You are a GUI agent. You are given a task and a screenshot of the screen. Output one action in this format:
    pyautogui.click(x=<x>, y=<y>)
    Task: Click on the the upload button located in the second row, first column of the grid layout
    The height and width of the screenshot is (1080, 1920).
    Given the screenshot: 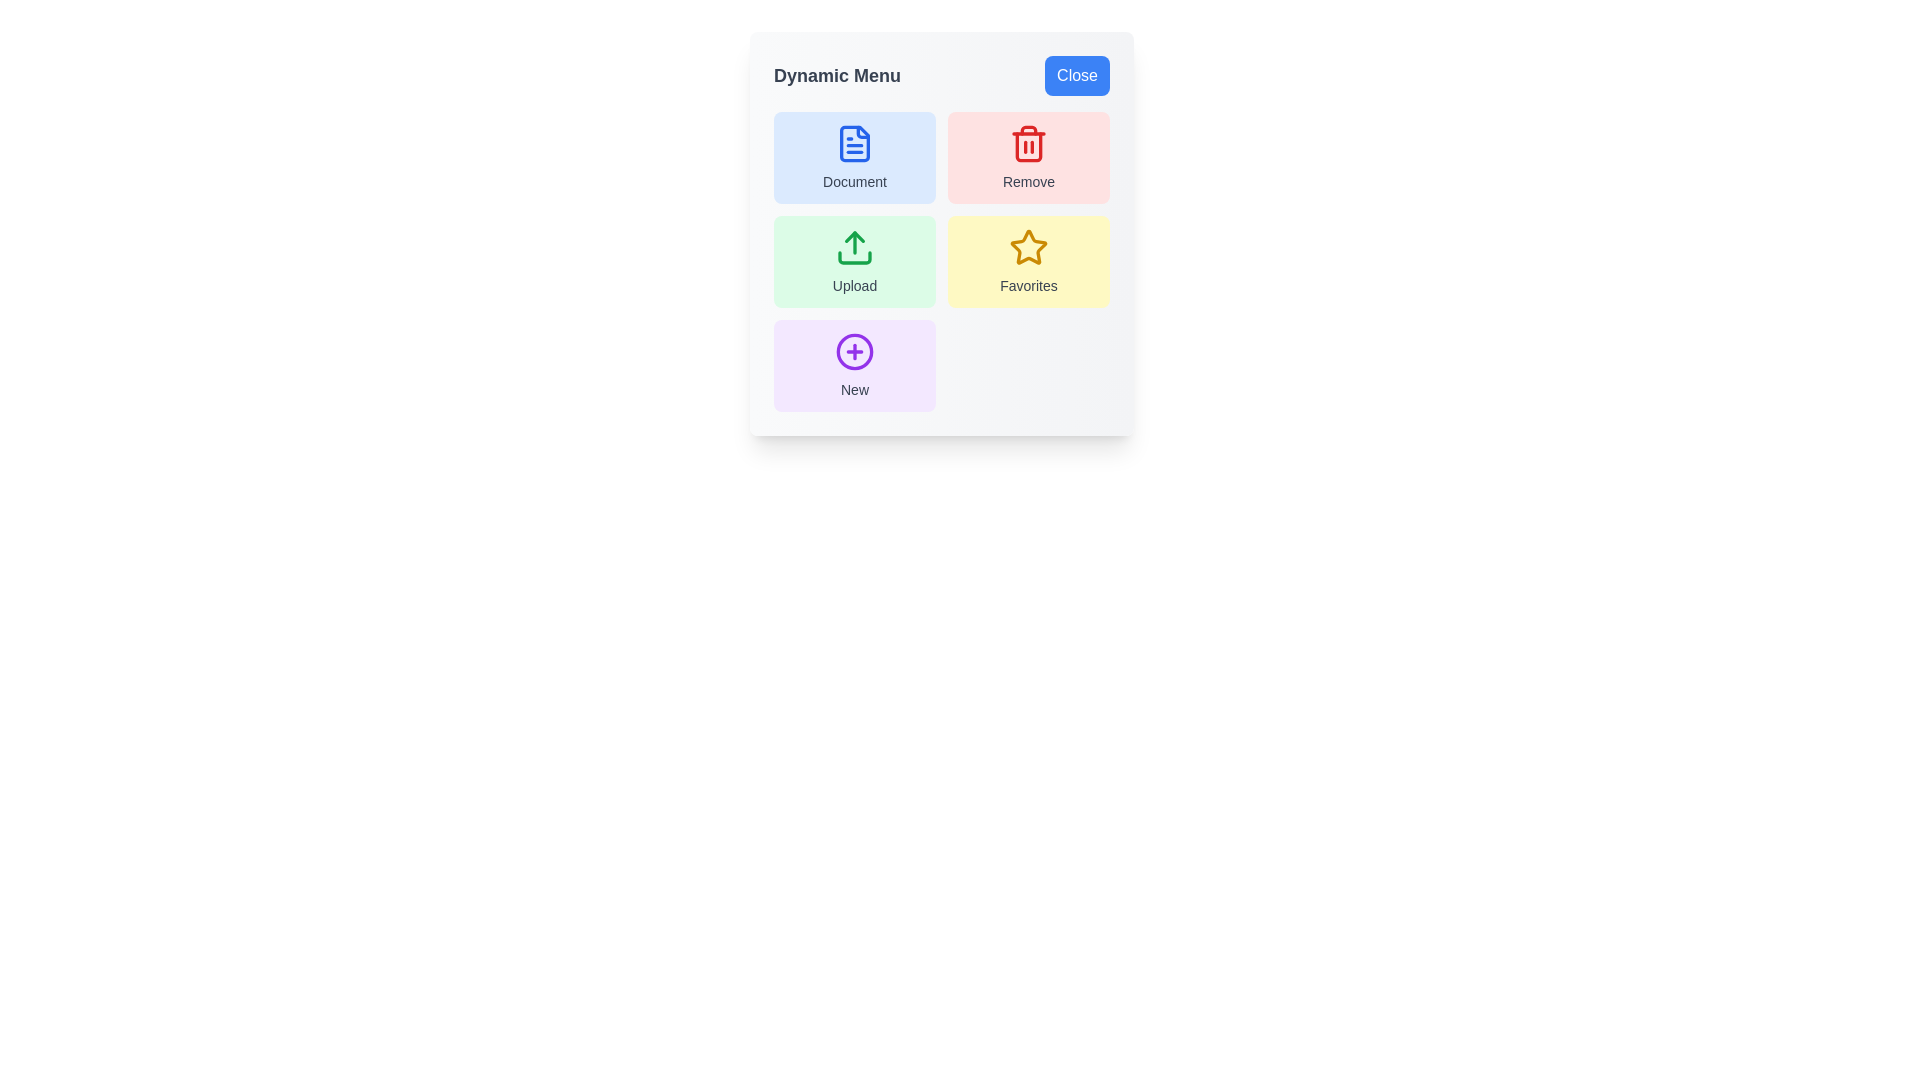 What is the action you would take?
    pyautogui.click(x=854, y=261)
    